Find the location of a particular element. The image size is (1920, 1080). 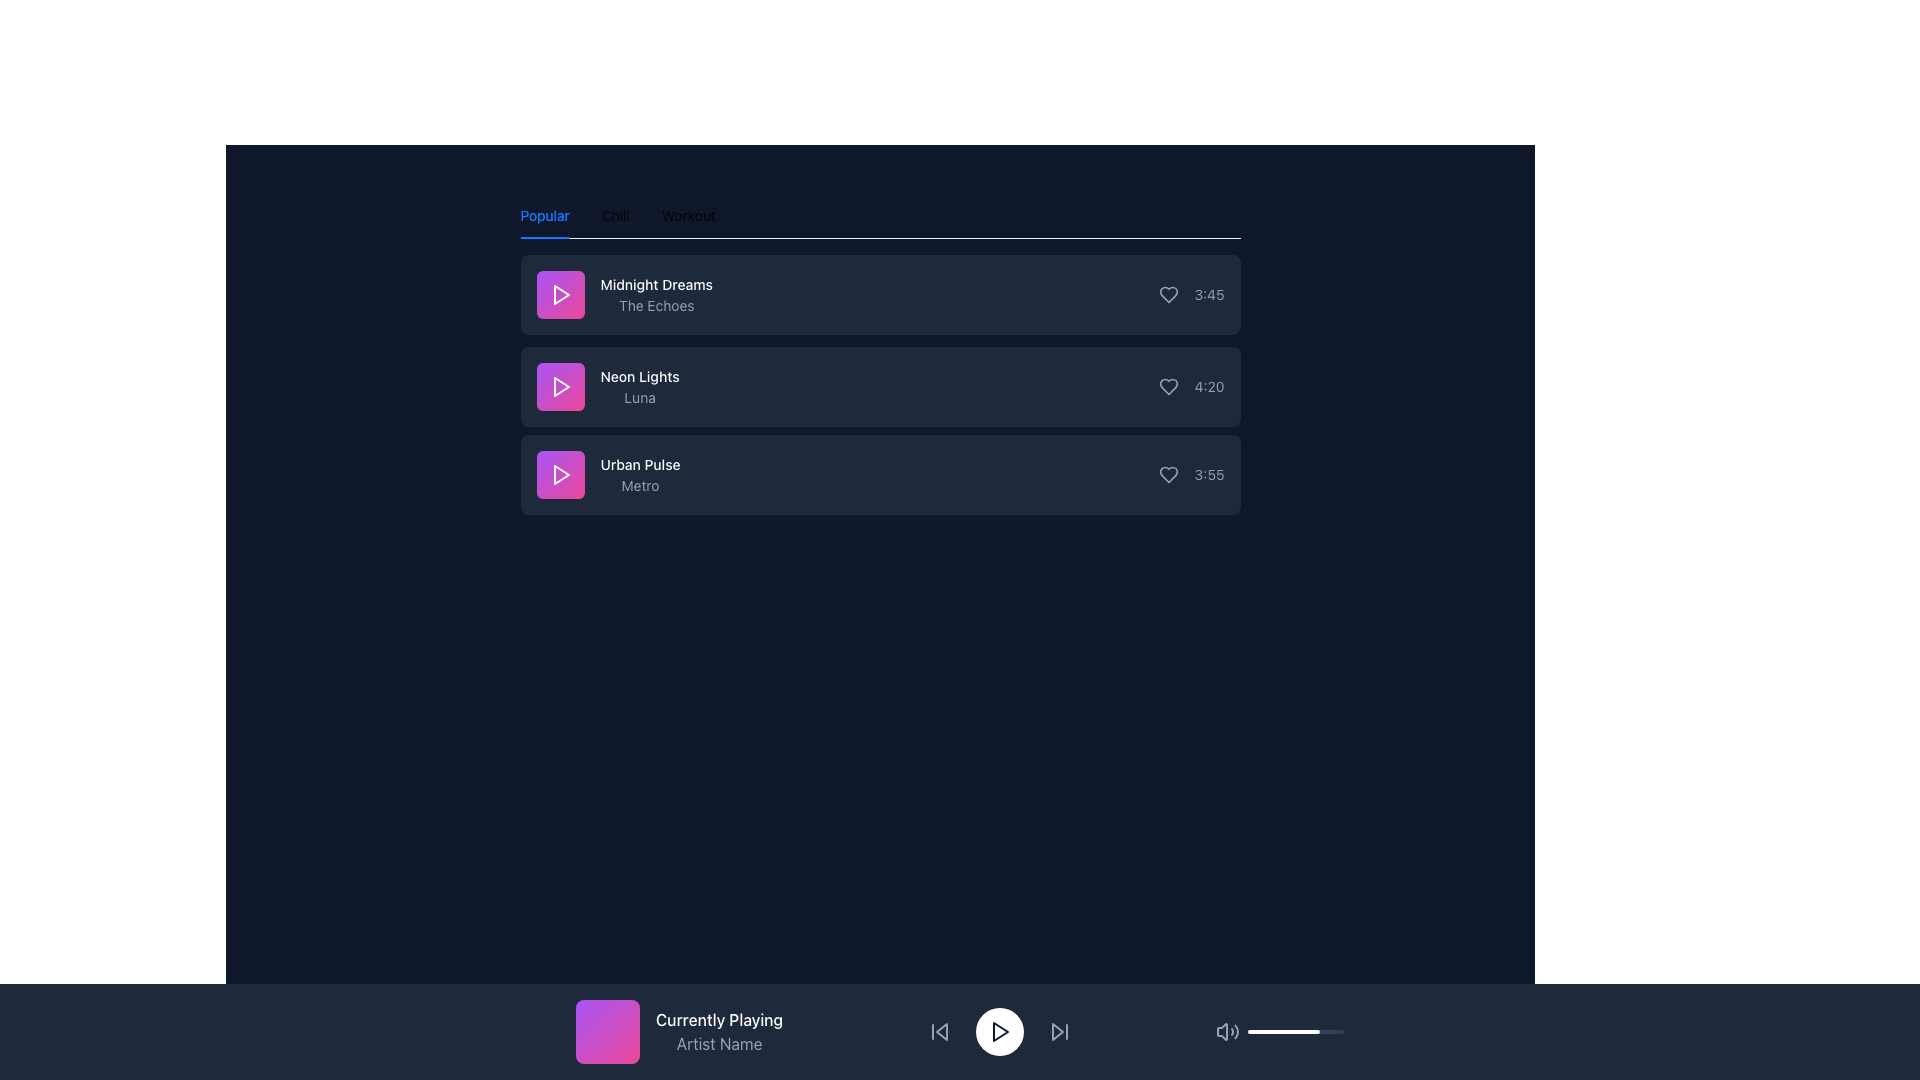

the text element displaying the duration or time associated with a media track, located in the top-right corner adjacent to a heart-shaped icon is located at coordinates (1191, 294).